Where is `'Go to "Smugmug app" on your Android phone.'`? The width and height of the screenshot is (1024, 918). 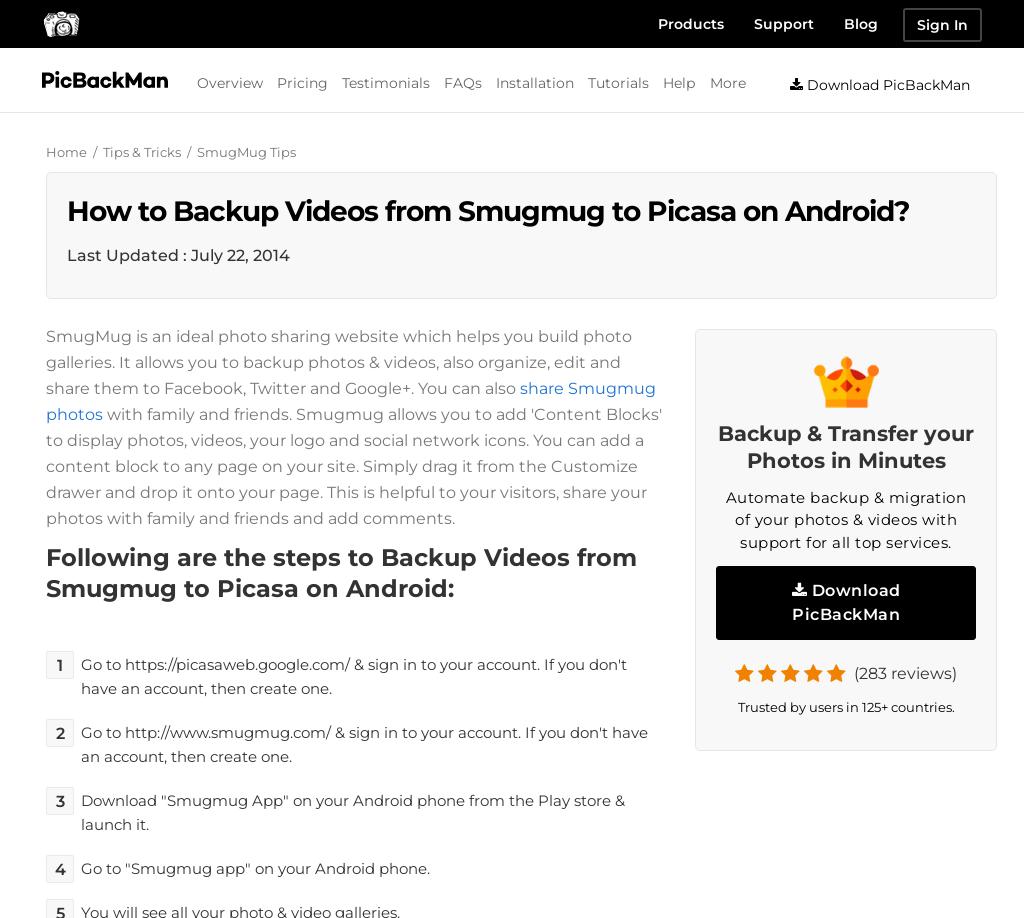 'Go to "Smugmug app" on your Android phone.' is located at coordinates (79, 867).